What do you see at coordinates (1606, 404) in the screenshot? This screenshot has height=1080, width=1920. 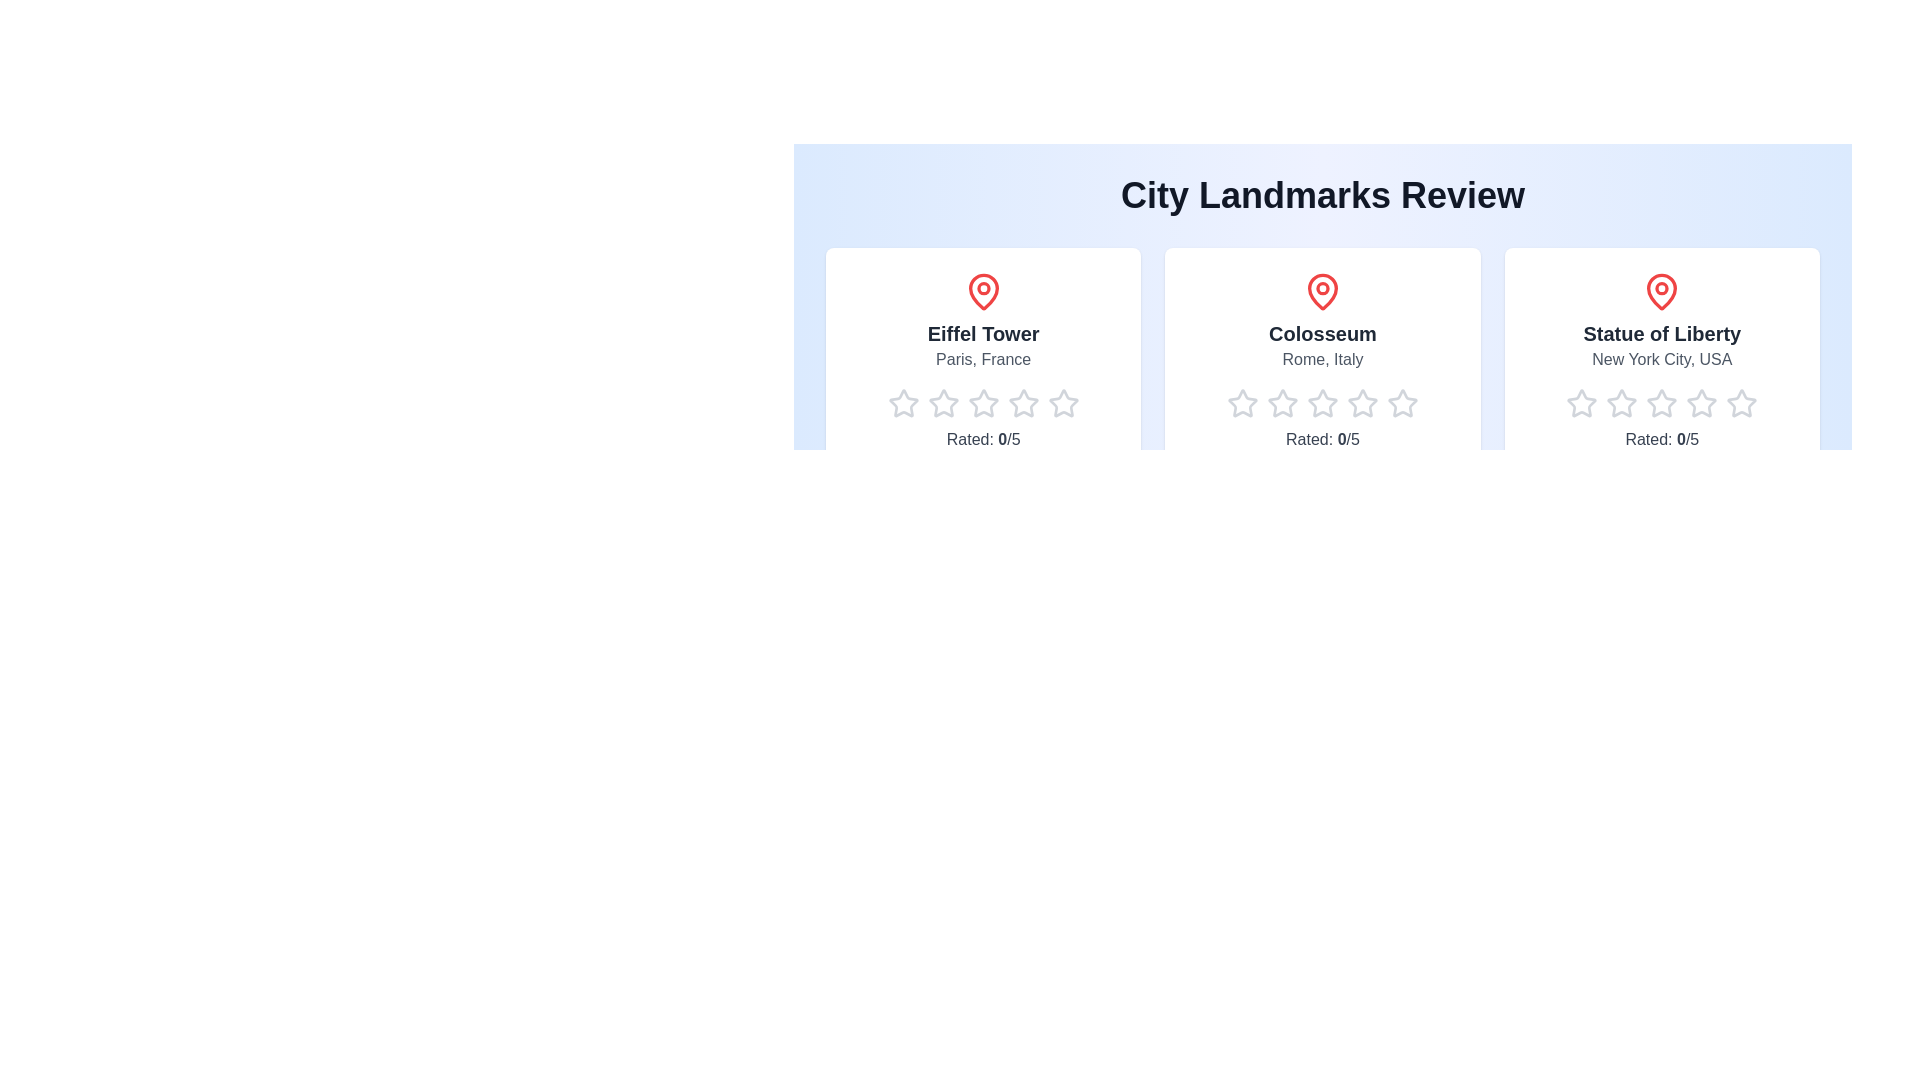 I see `the star corresponding to 2 for the landmark Statue of Liberty` at bounding box center [1606, 404].